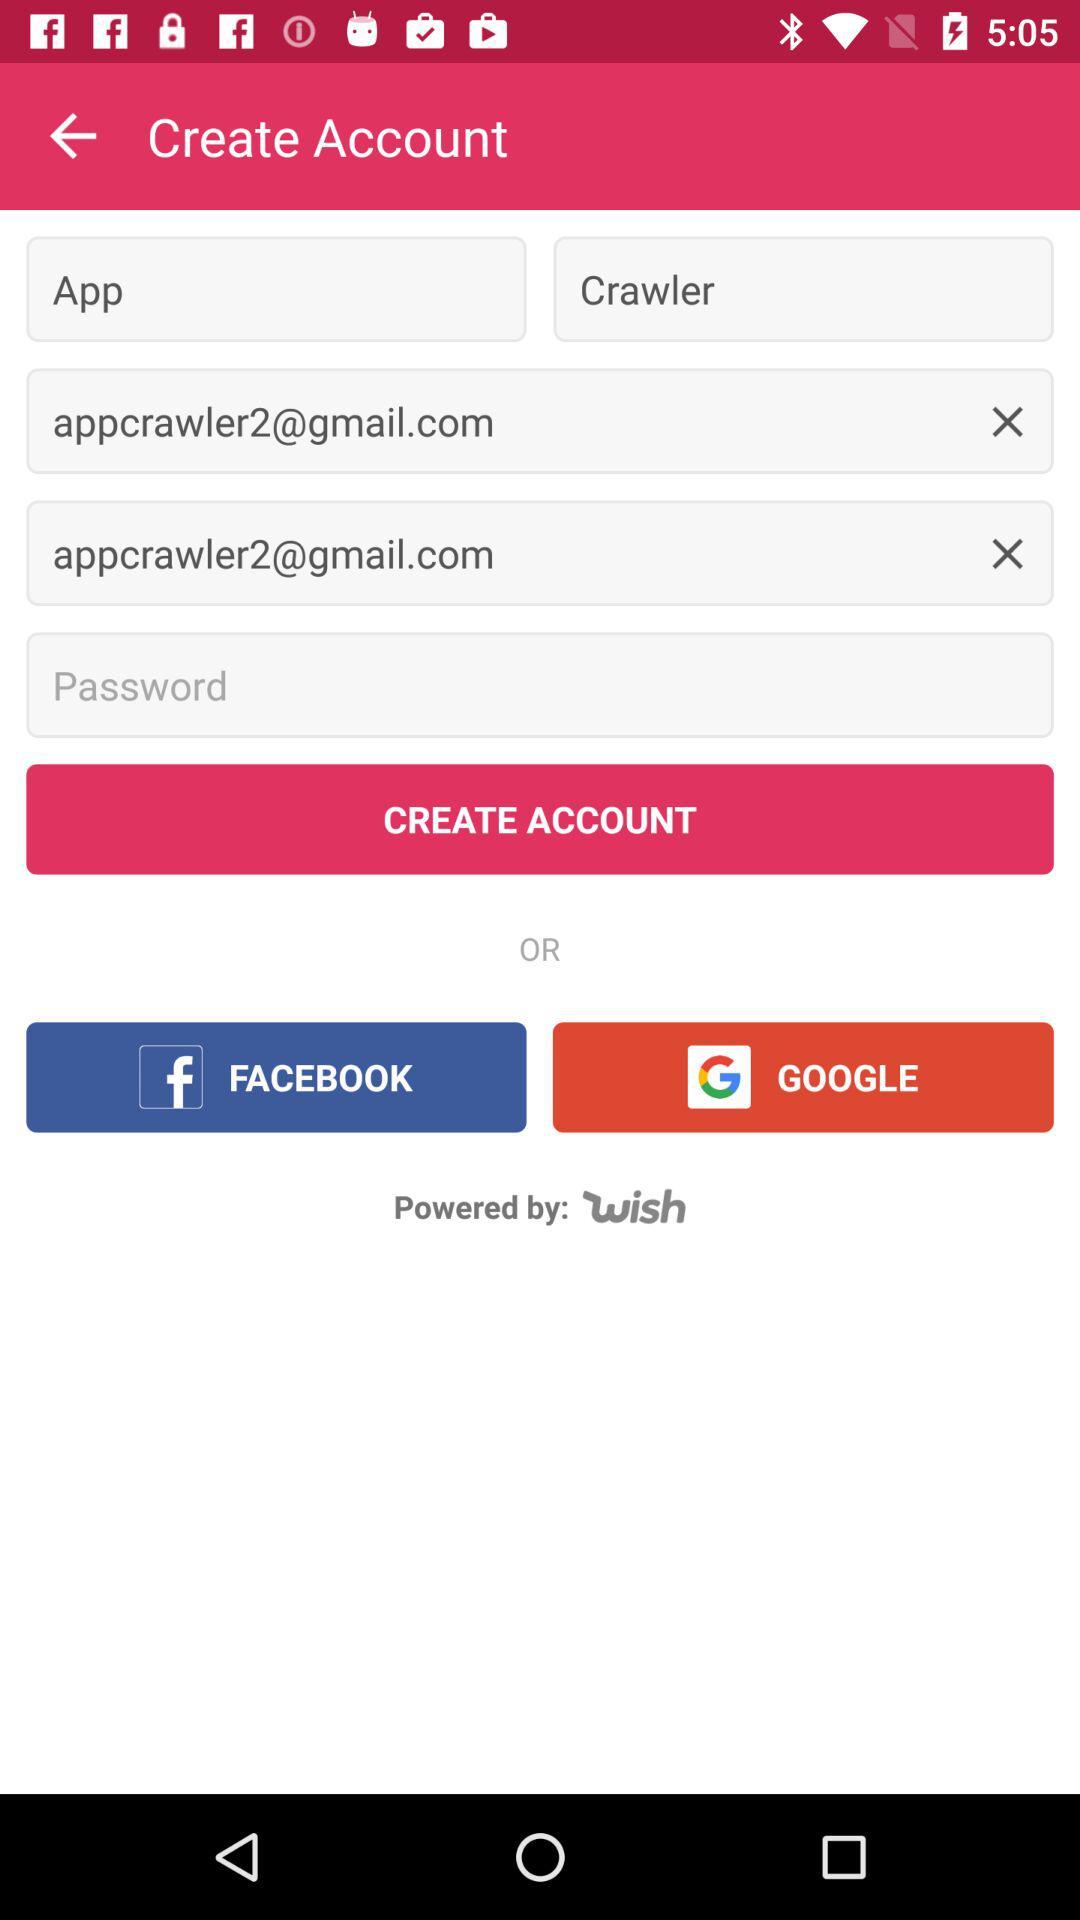  Describe the element at coordinates (540, 685) in the screenshot. I see `your password` at that location.